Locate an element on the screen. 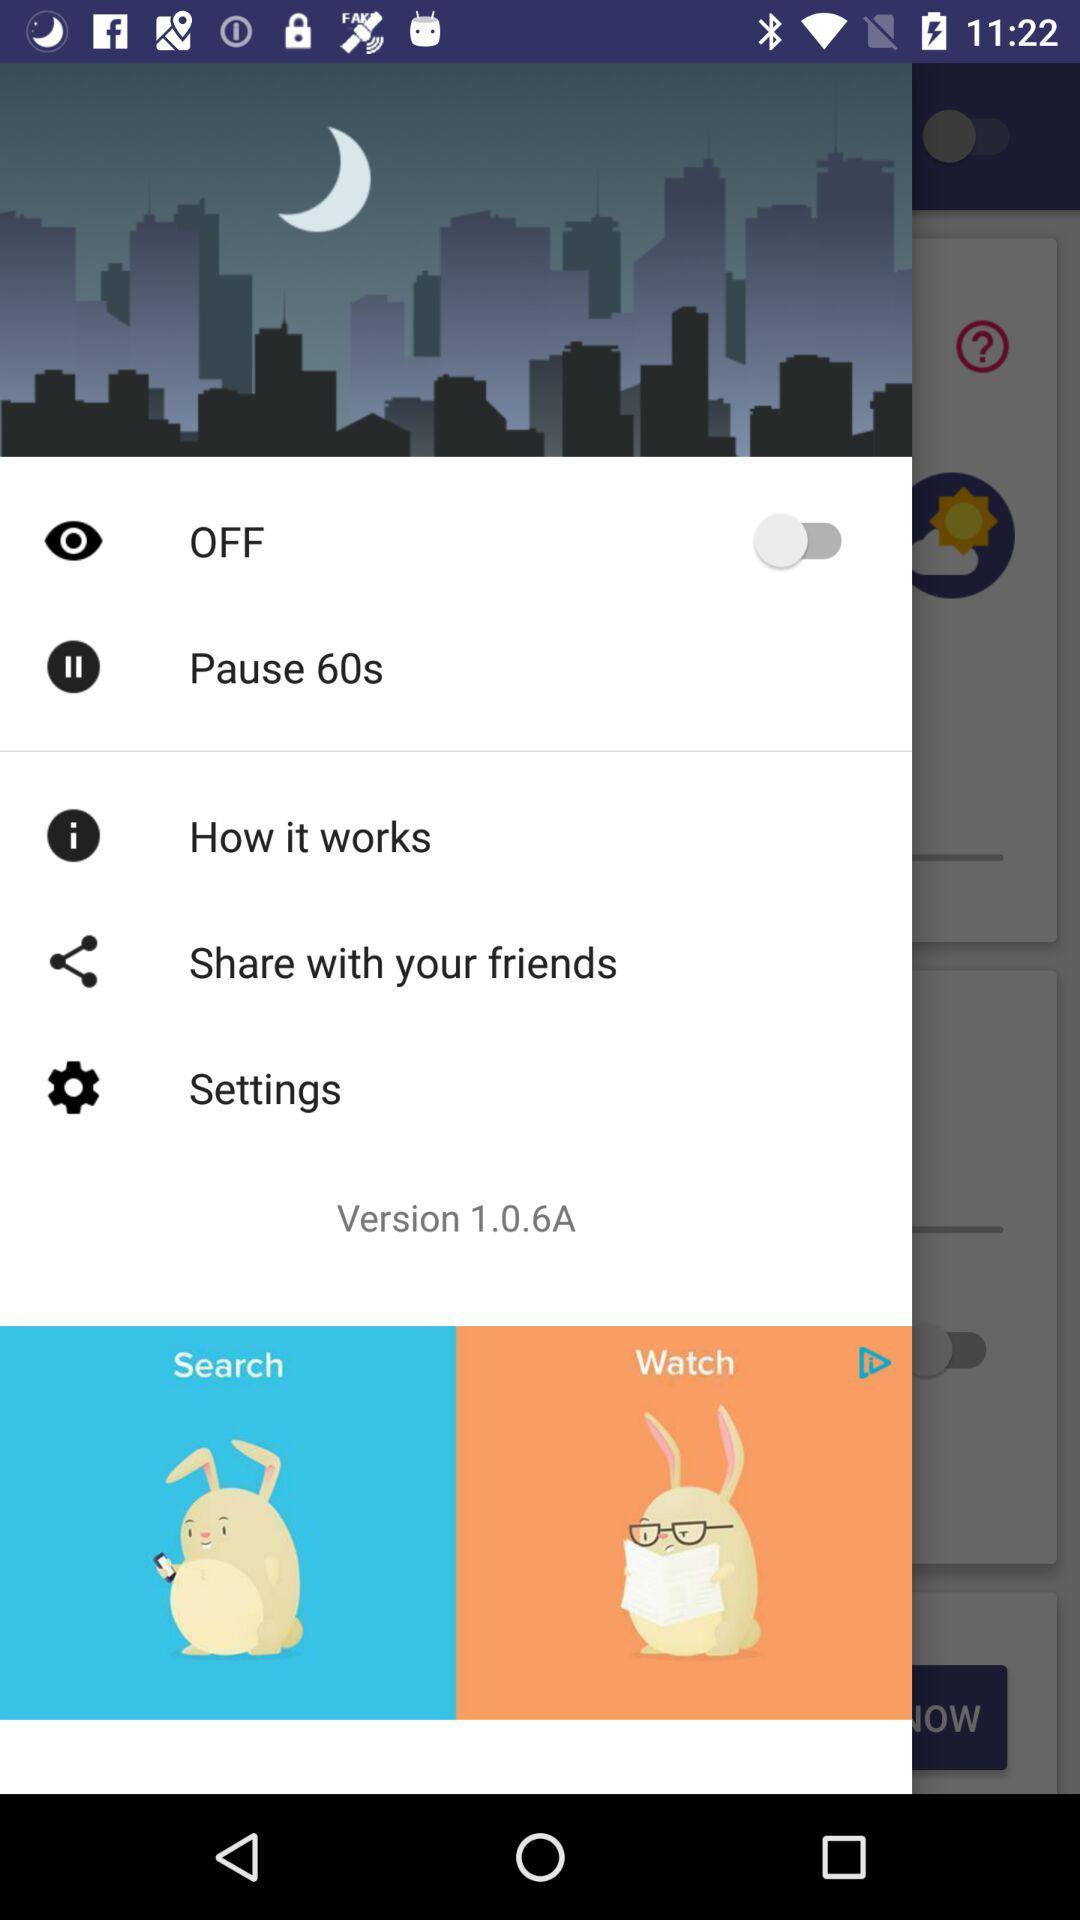  question symbol is located at coordinates (981, 346).